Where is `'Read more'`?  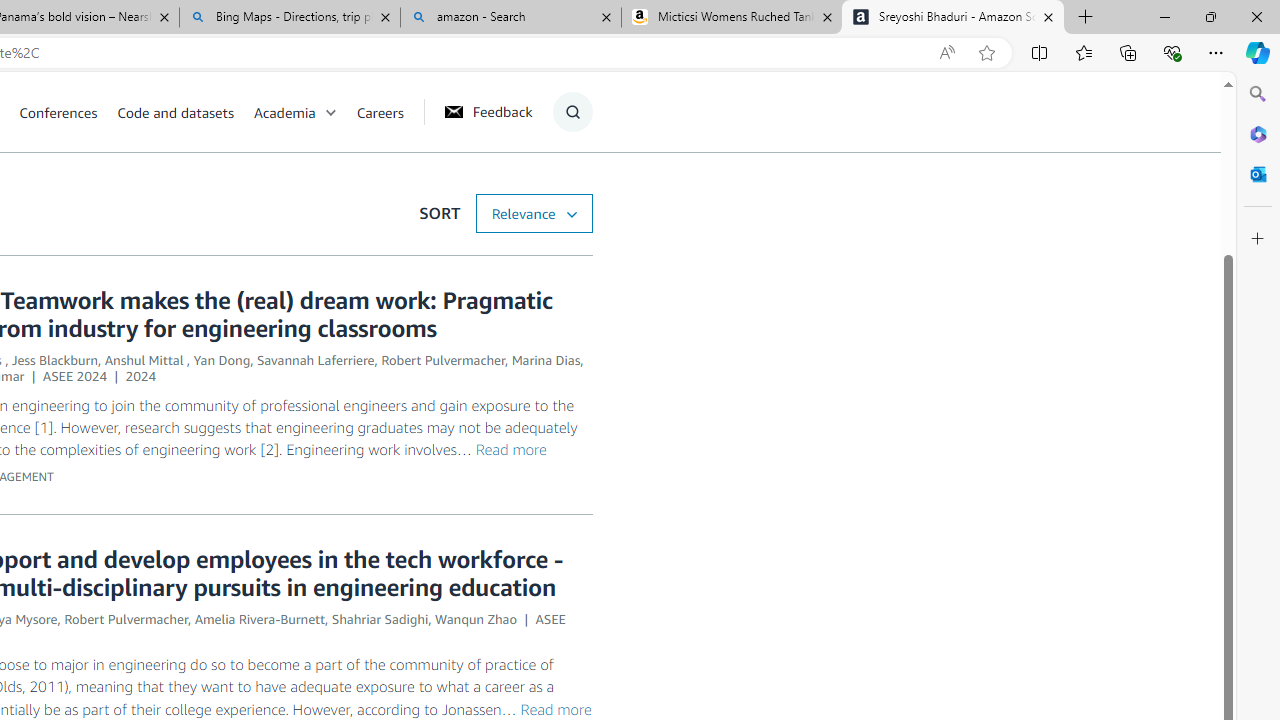 'Read more' is located at coordinates (555, 707).